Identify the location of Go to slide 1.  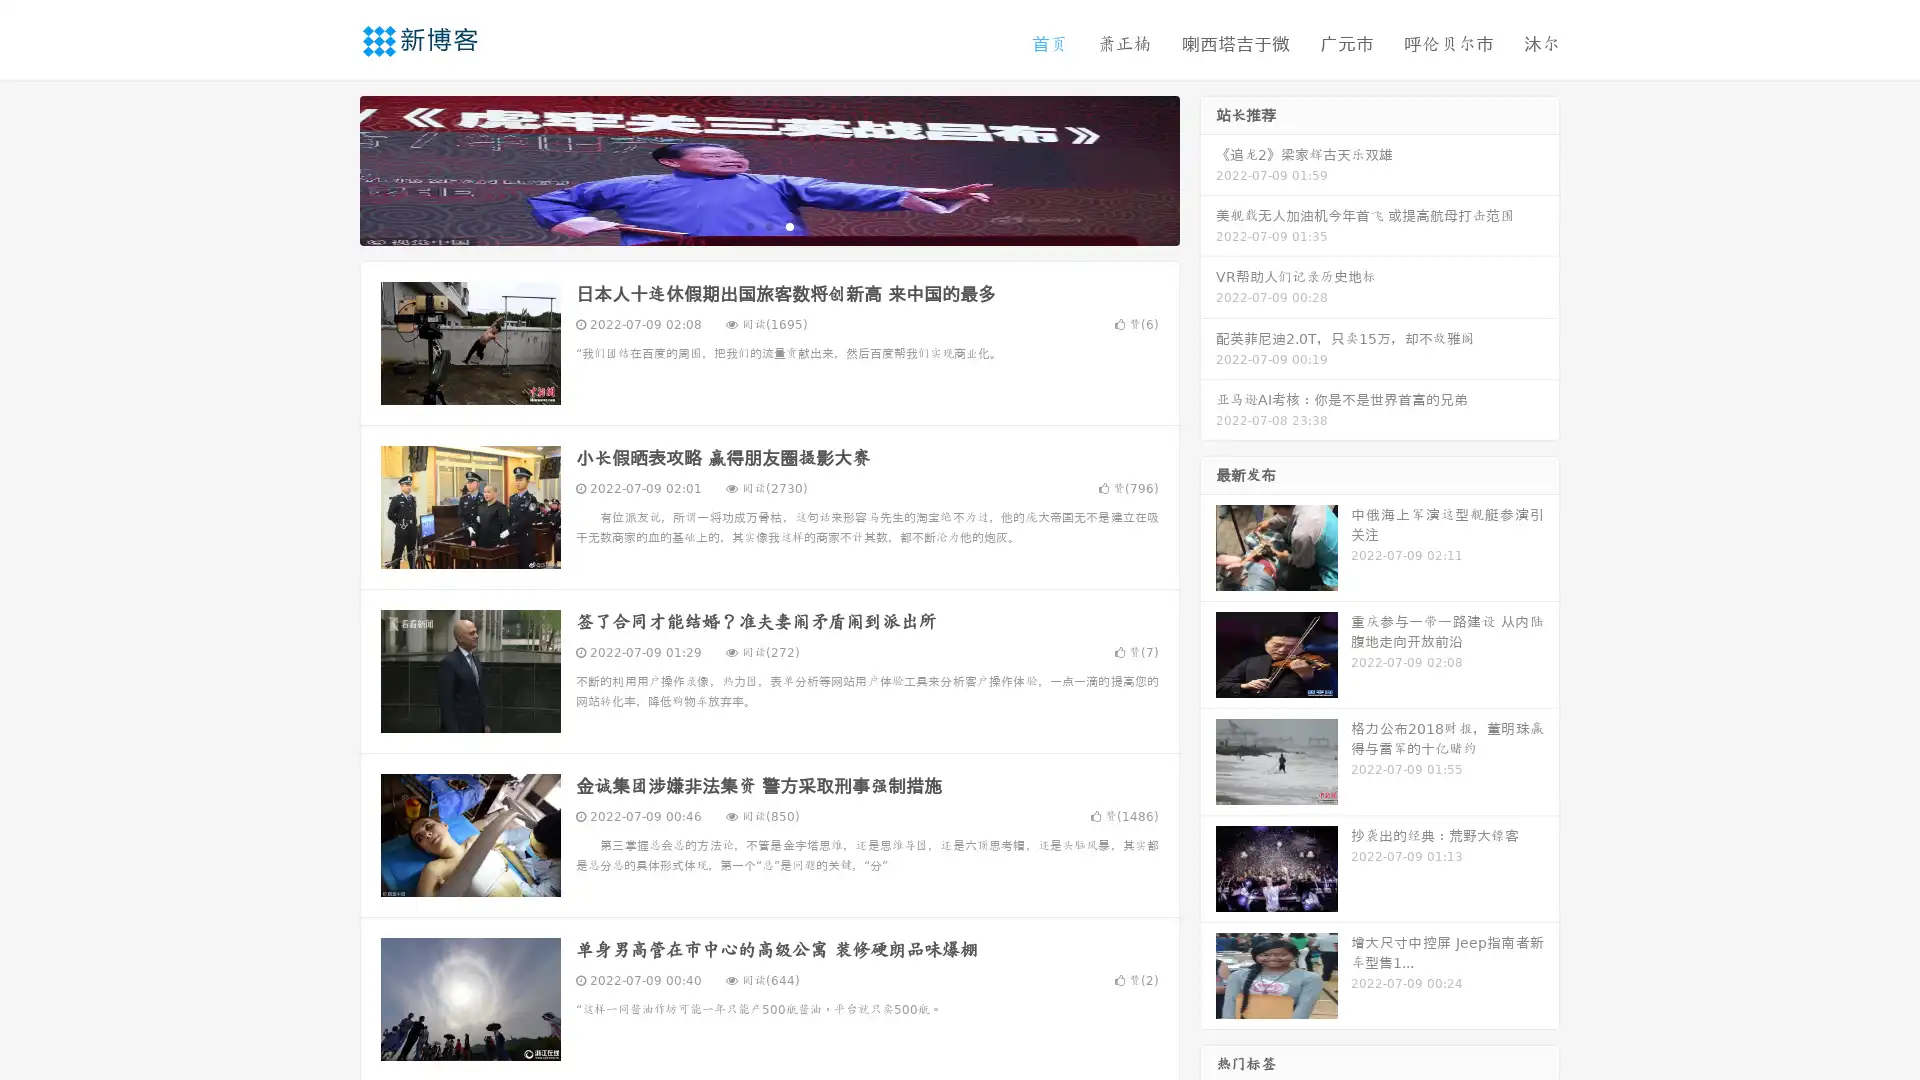
(748, 225).